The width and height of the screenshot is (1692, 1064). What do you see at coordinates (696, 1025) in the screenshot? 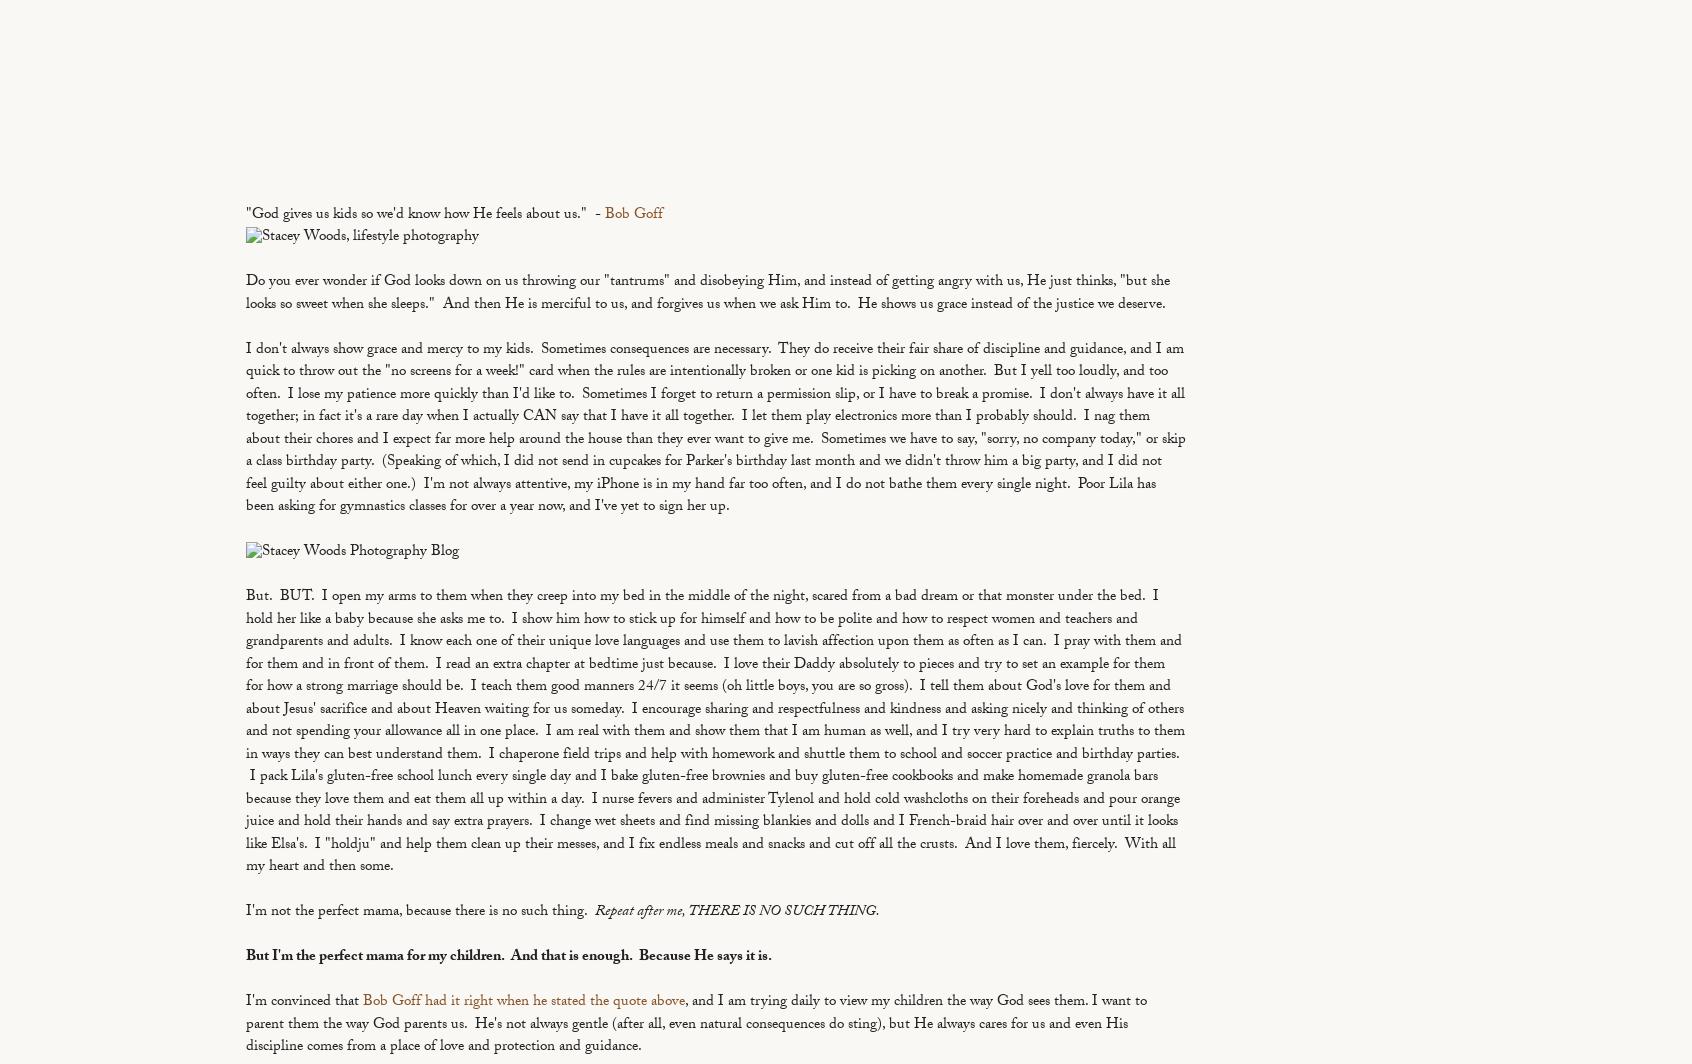
I see `', and I am trying daily to view my children the way God sees them. I want to parent them the way God parents us.  He's not always gentle (after all, even natural consequences do sting), but He always cares for us and even His discipline comes from a place of love and protection and guidance.'` at bounding box center [696, 1025].